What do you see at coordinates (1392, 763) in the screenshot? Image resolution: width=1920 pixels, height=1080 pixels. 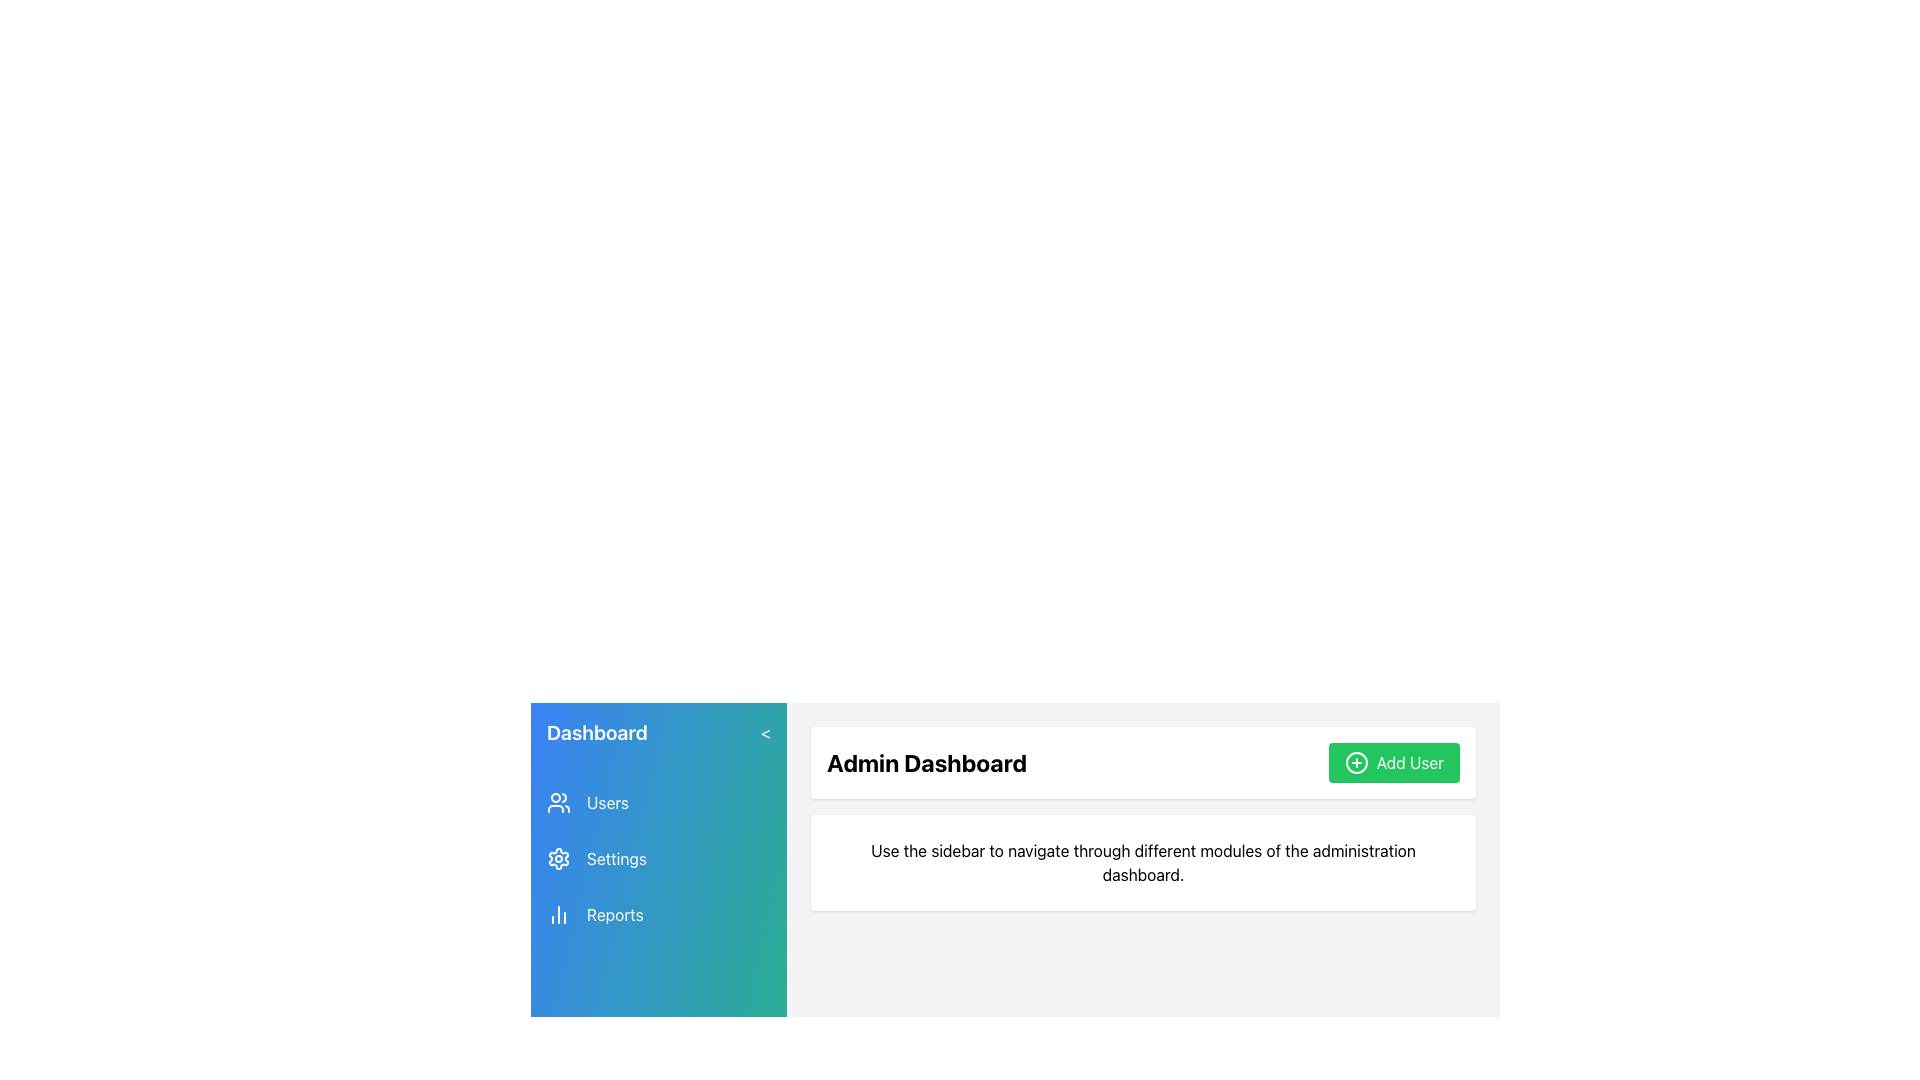 I see `the green rectangular button labeled 'Add User' with a '+' icon` at bounding box center [1392, 763].